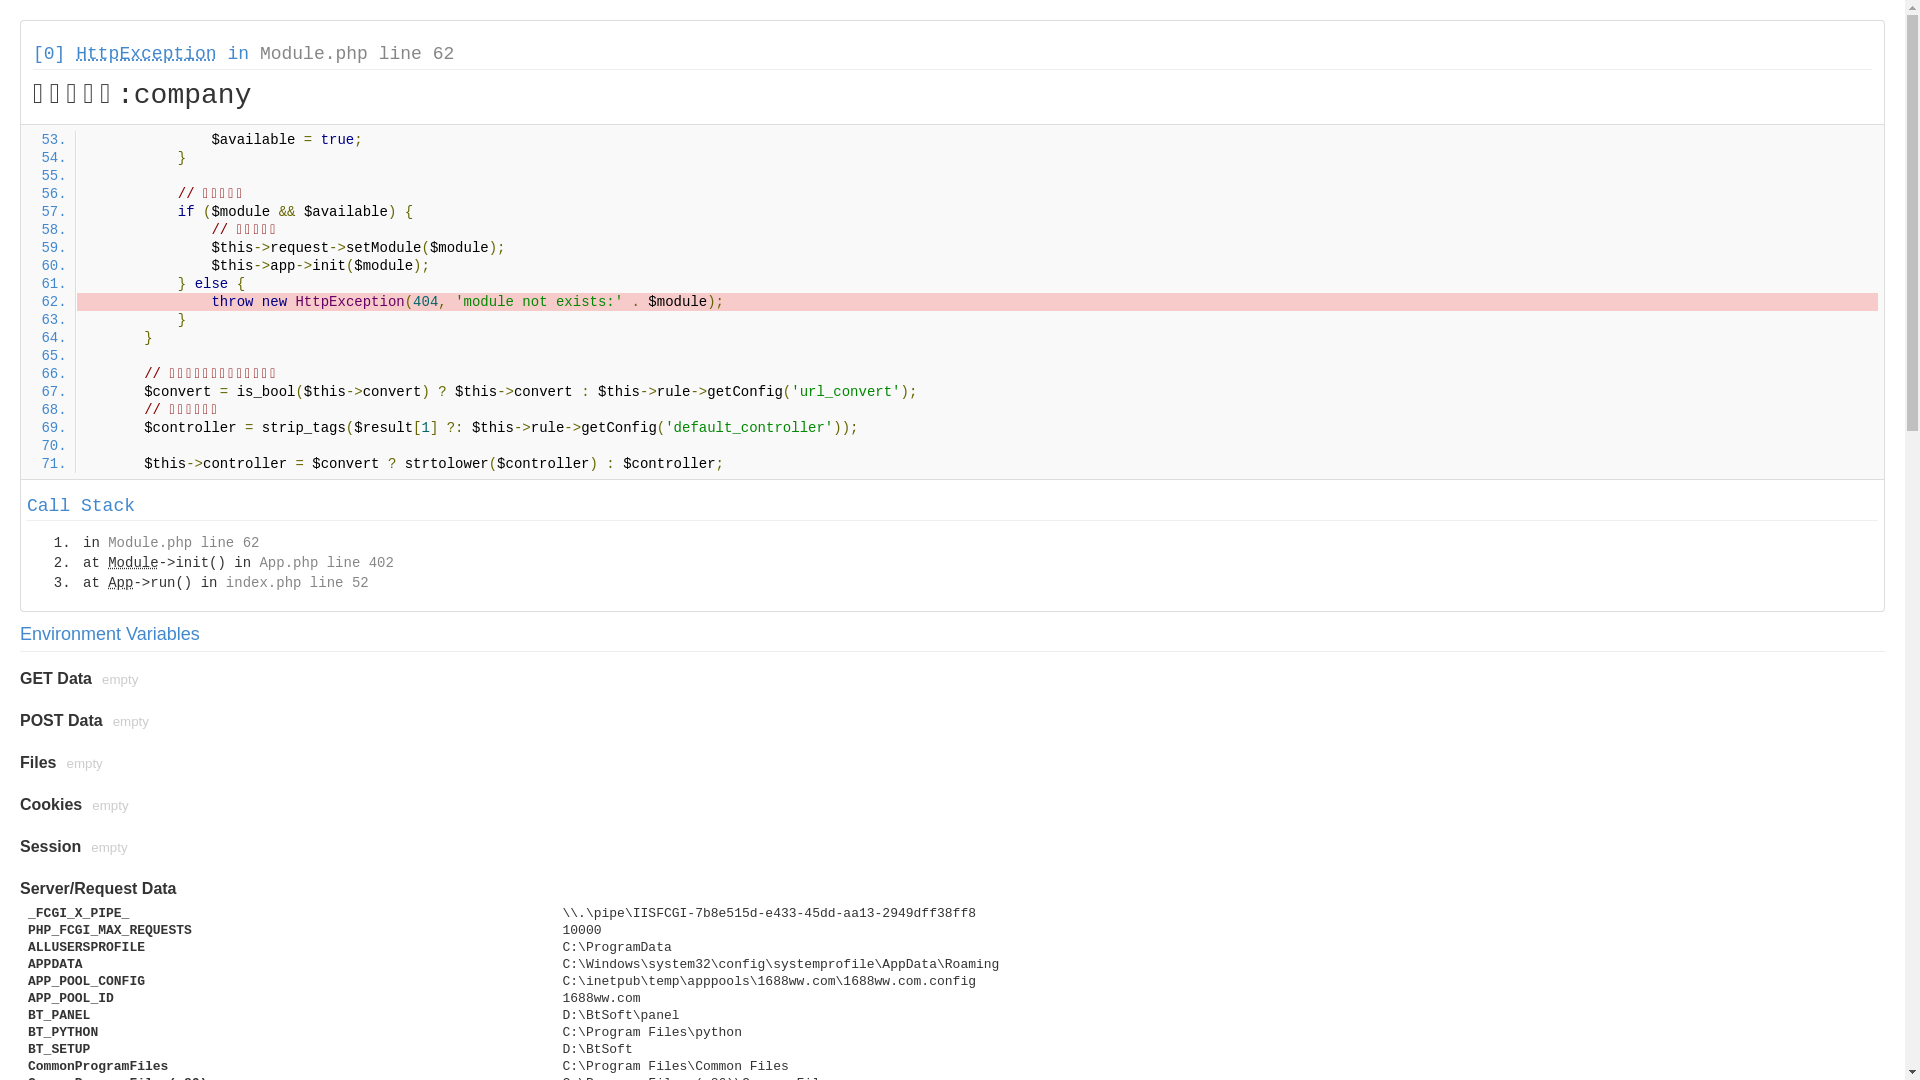  I want to click on 'index.php line 52', so click(296, 582).